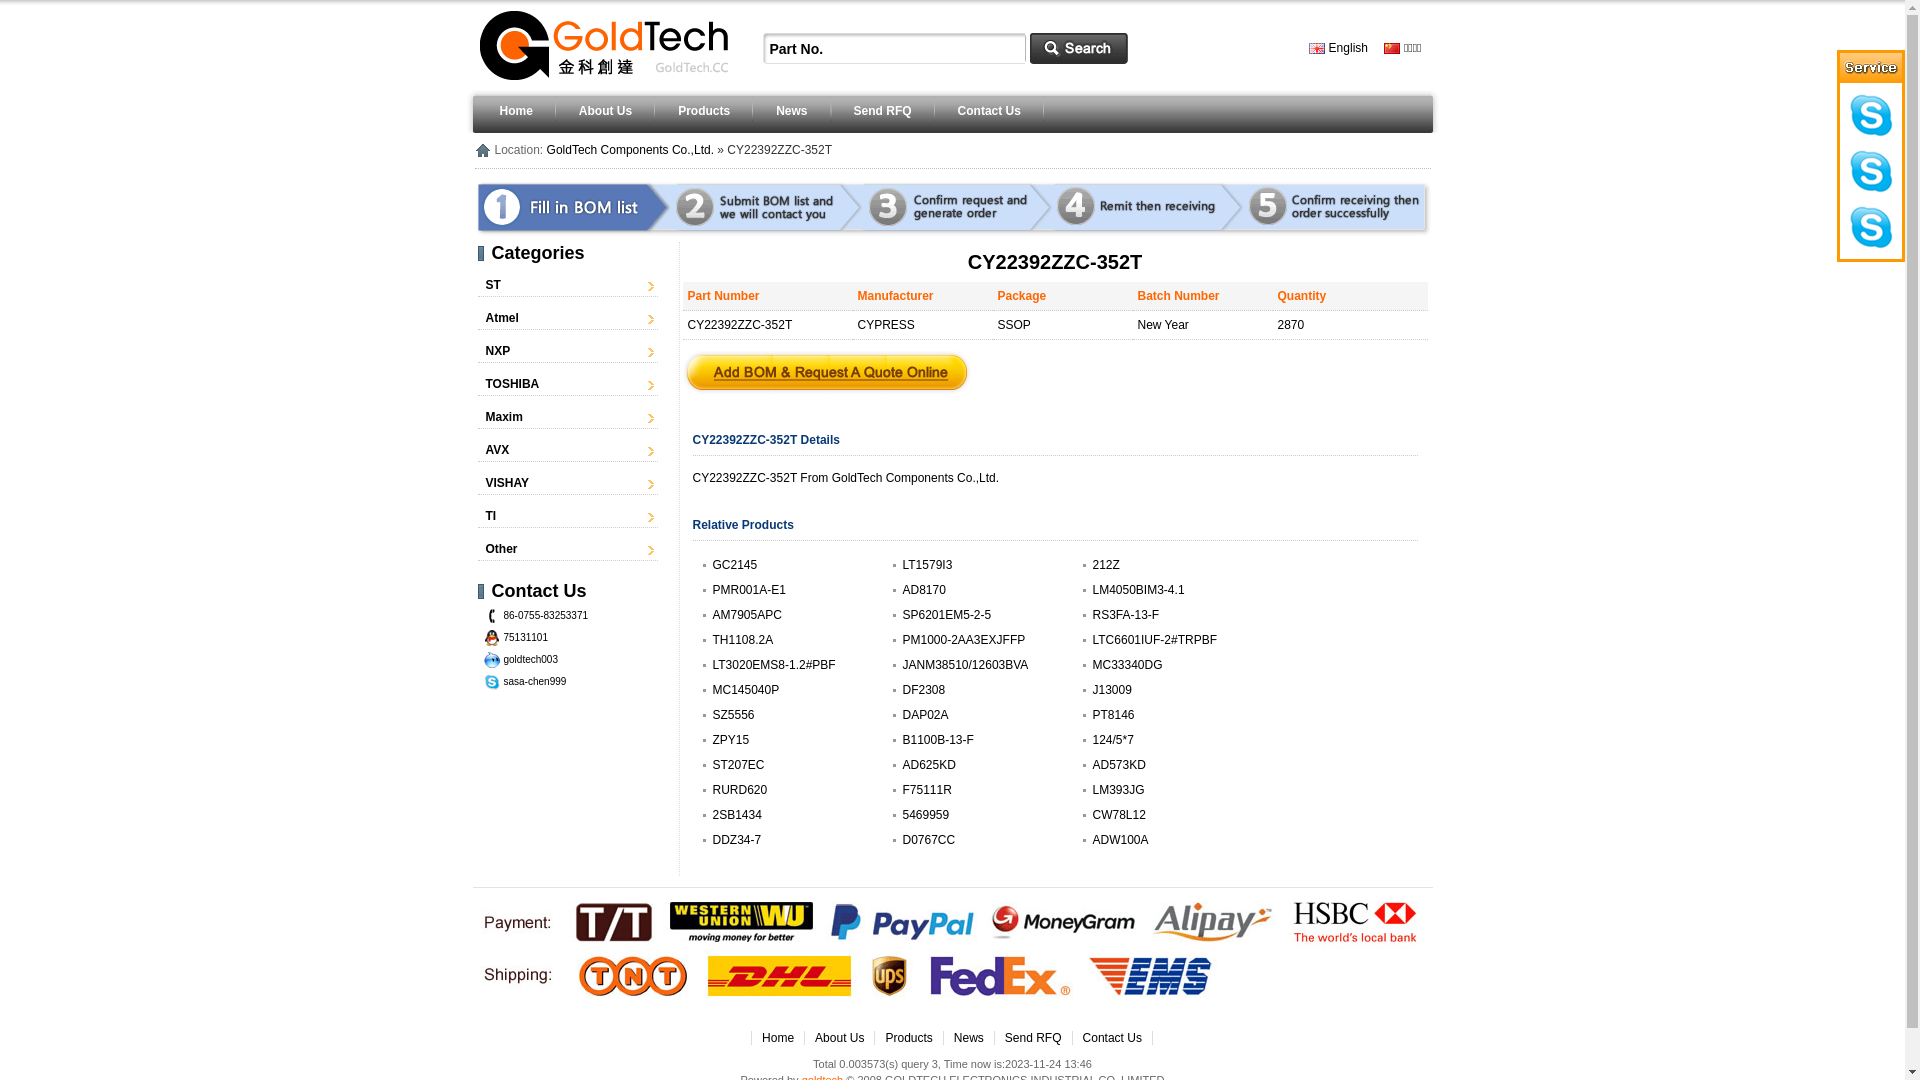 The image size is (1920, 1080). Describe the element at coordinates (498, 450) in the screenshot. I see `'AVX'` at that location.